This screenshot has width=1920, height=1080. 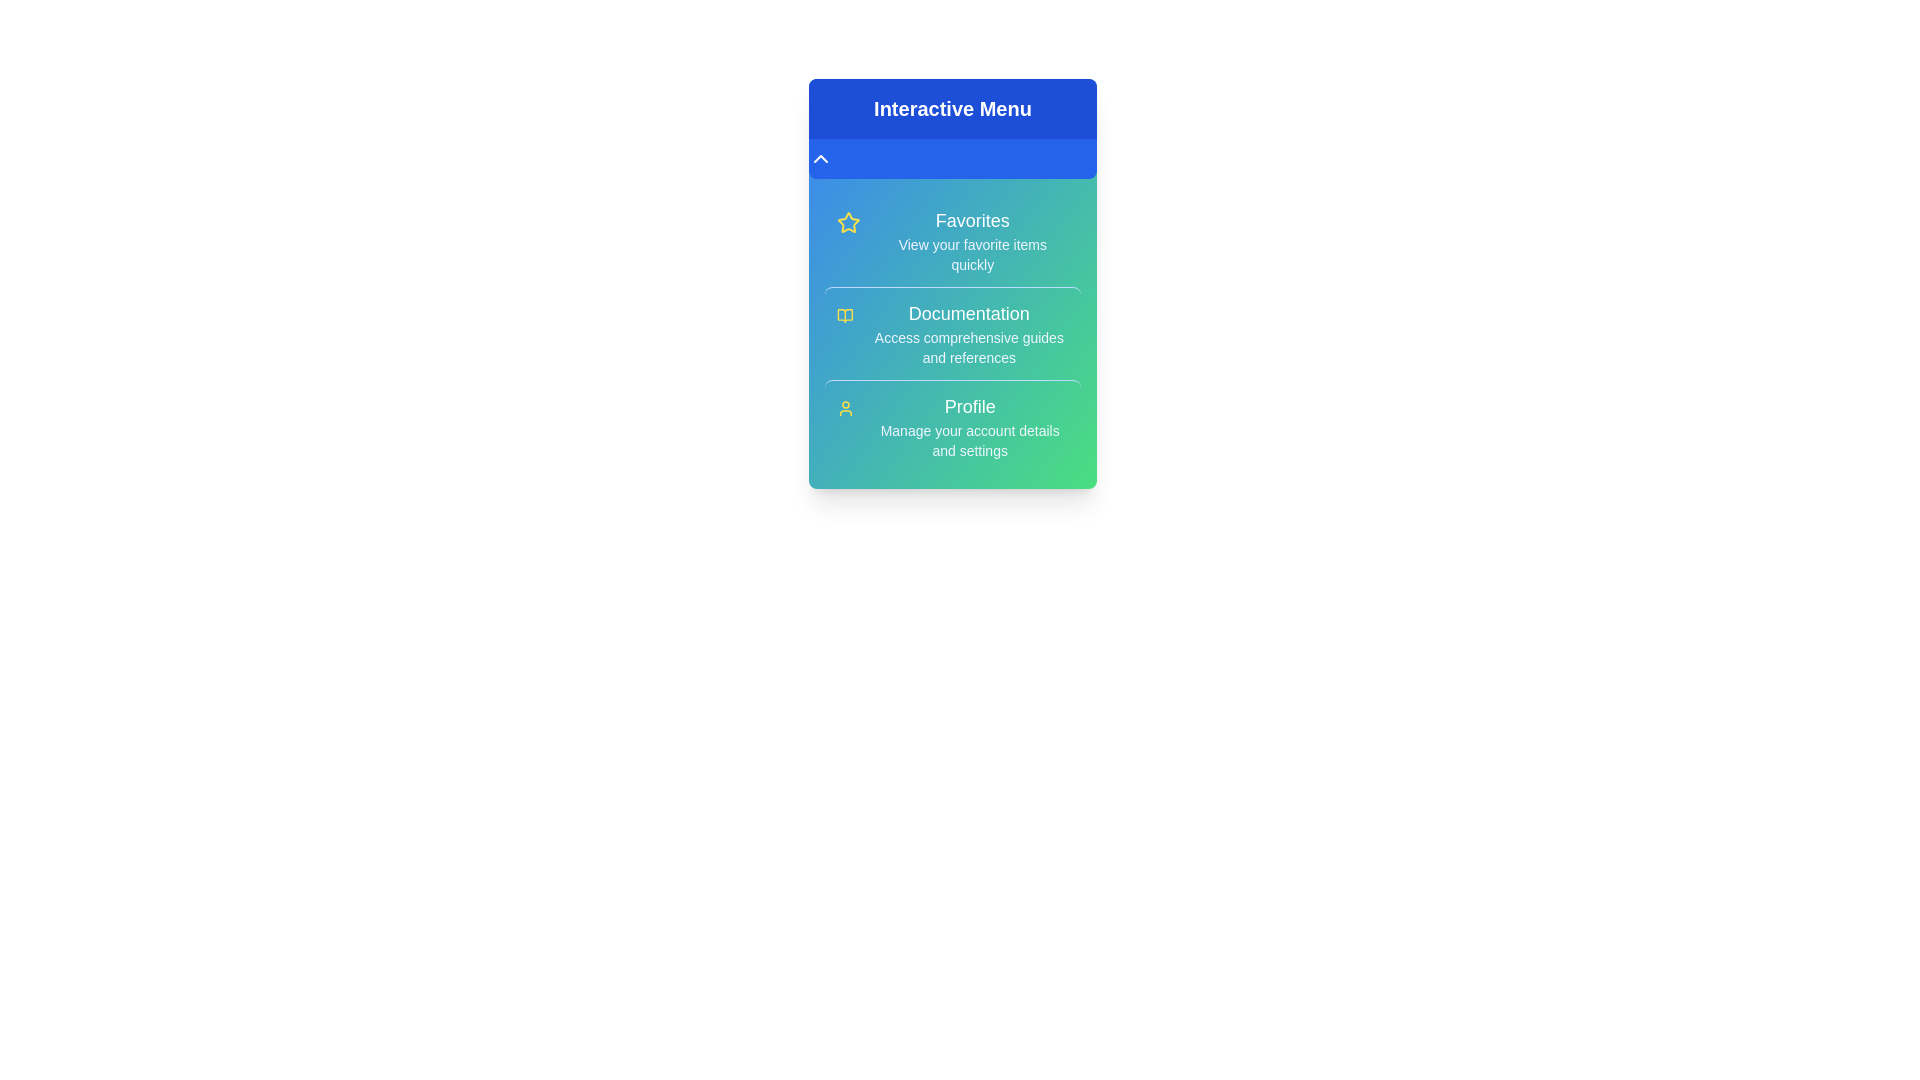 What do you see at coordinates (952, 331) in the screenshot?
I see `the menu item Documentation to view its hover effect` at bounding box center [952, 331].